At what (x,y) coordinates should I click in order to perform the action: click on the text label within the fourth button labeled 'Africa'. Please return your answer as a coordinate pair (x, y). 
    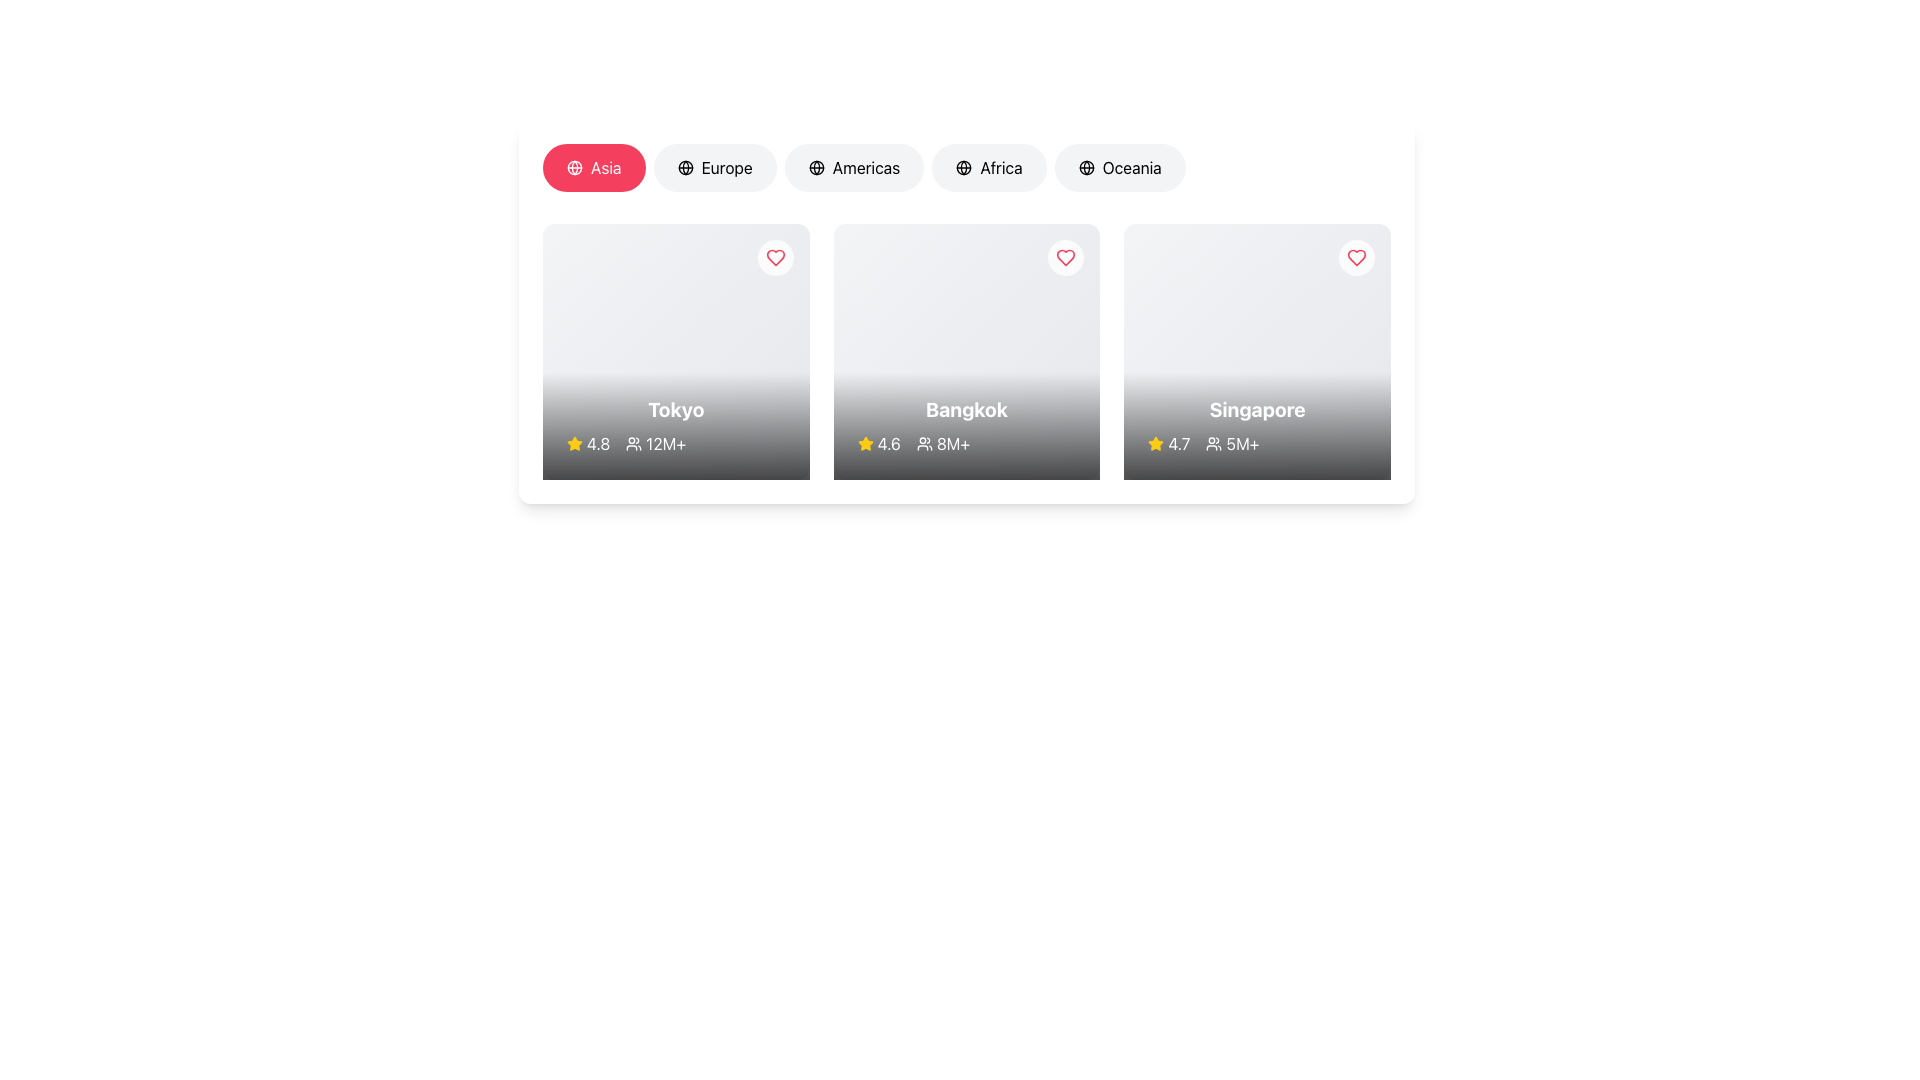
    Looking at the image, I should click on (1001, 167).